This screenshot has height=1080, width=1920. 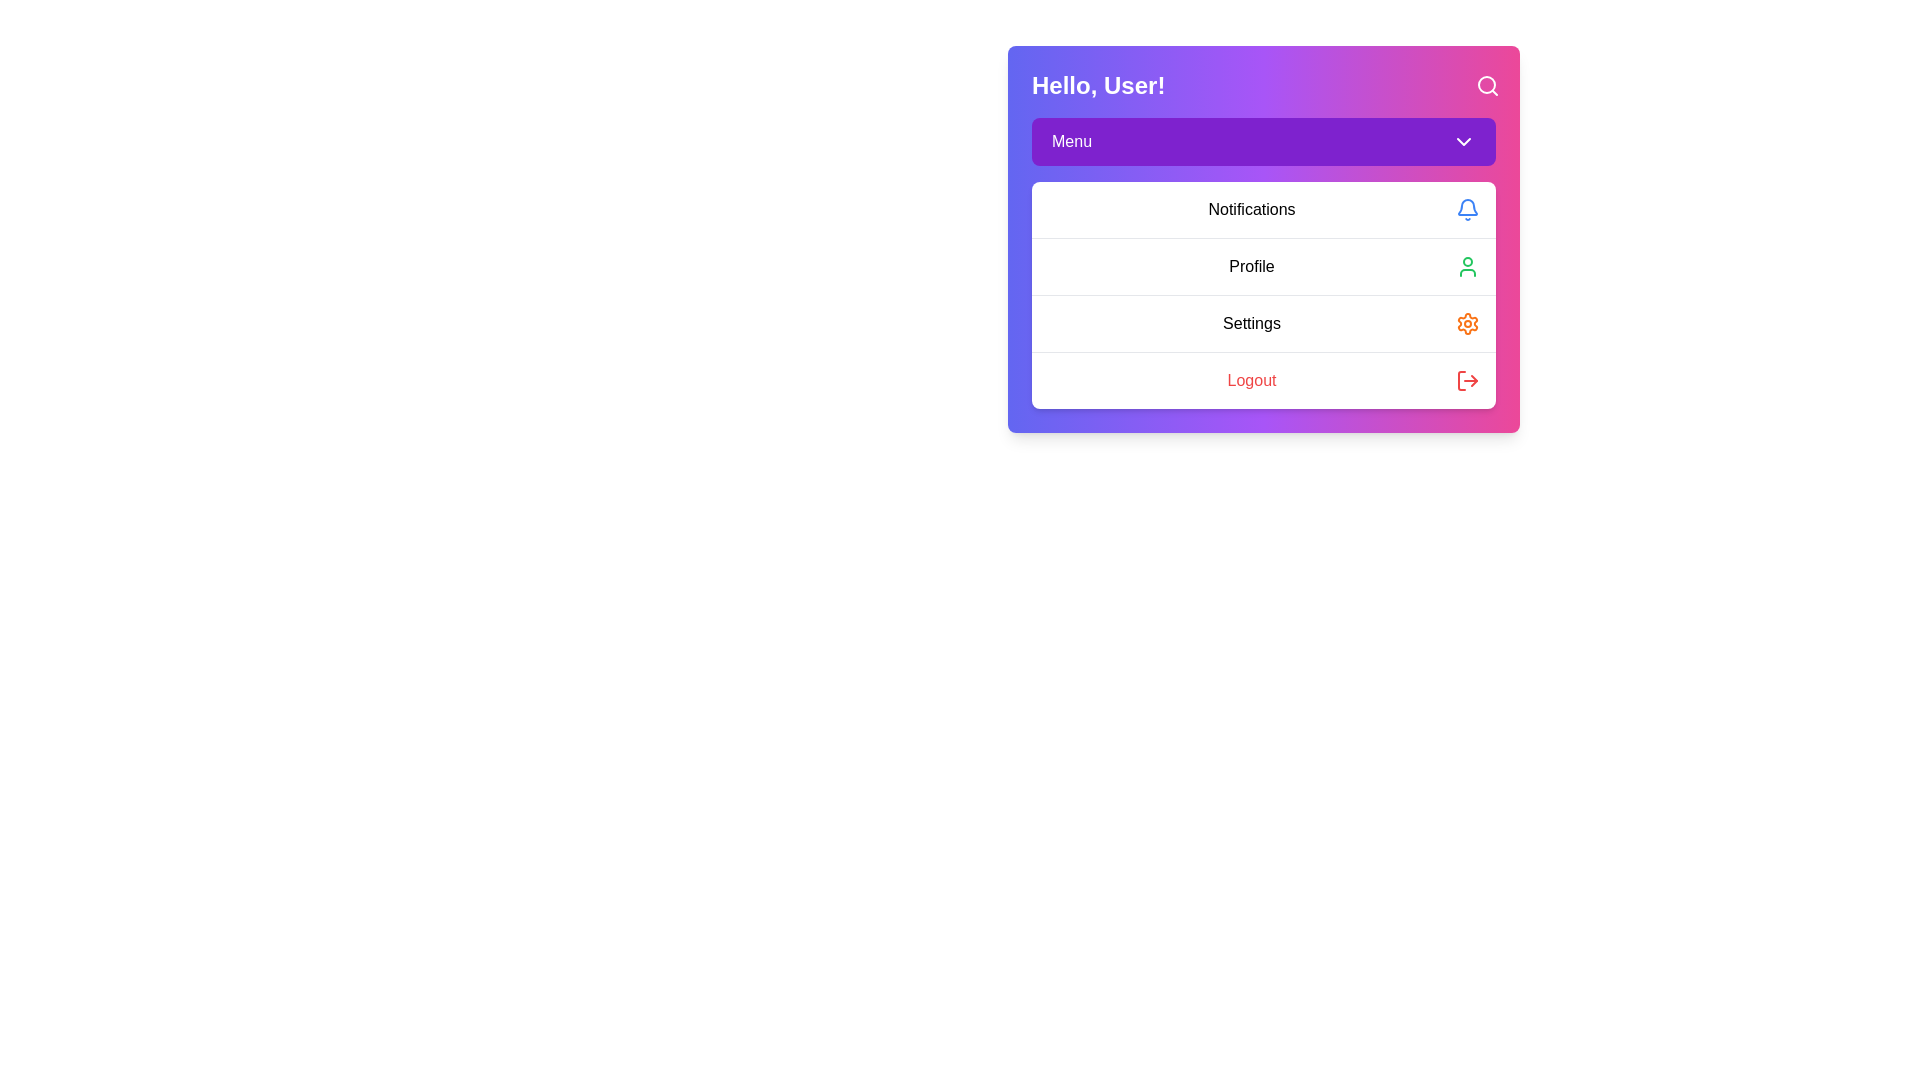 What do you see at coordinates (1262, 265) in the screenshot?
I see `the 'Profile' menu option to navigate to the user profile section` at bounding box center [1262, 265].